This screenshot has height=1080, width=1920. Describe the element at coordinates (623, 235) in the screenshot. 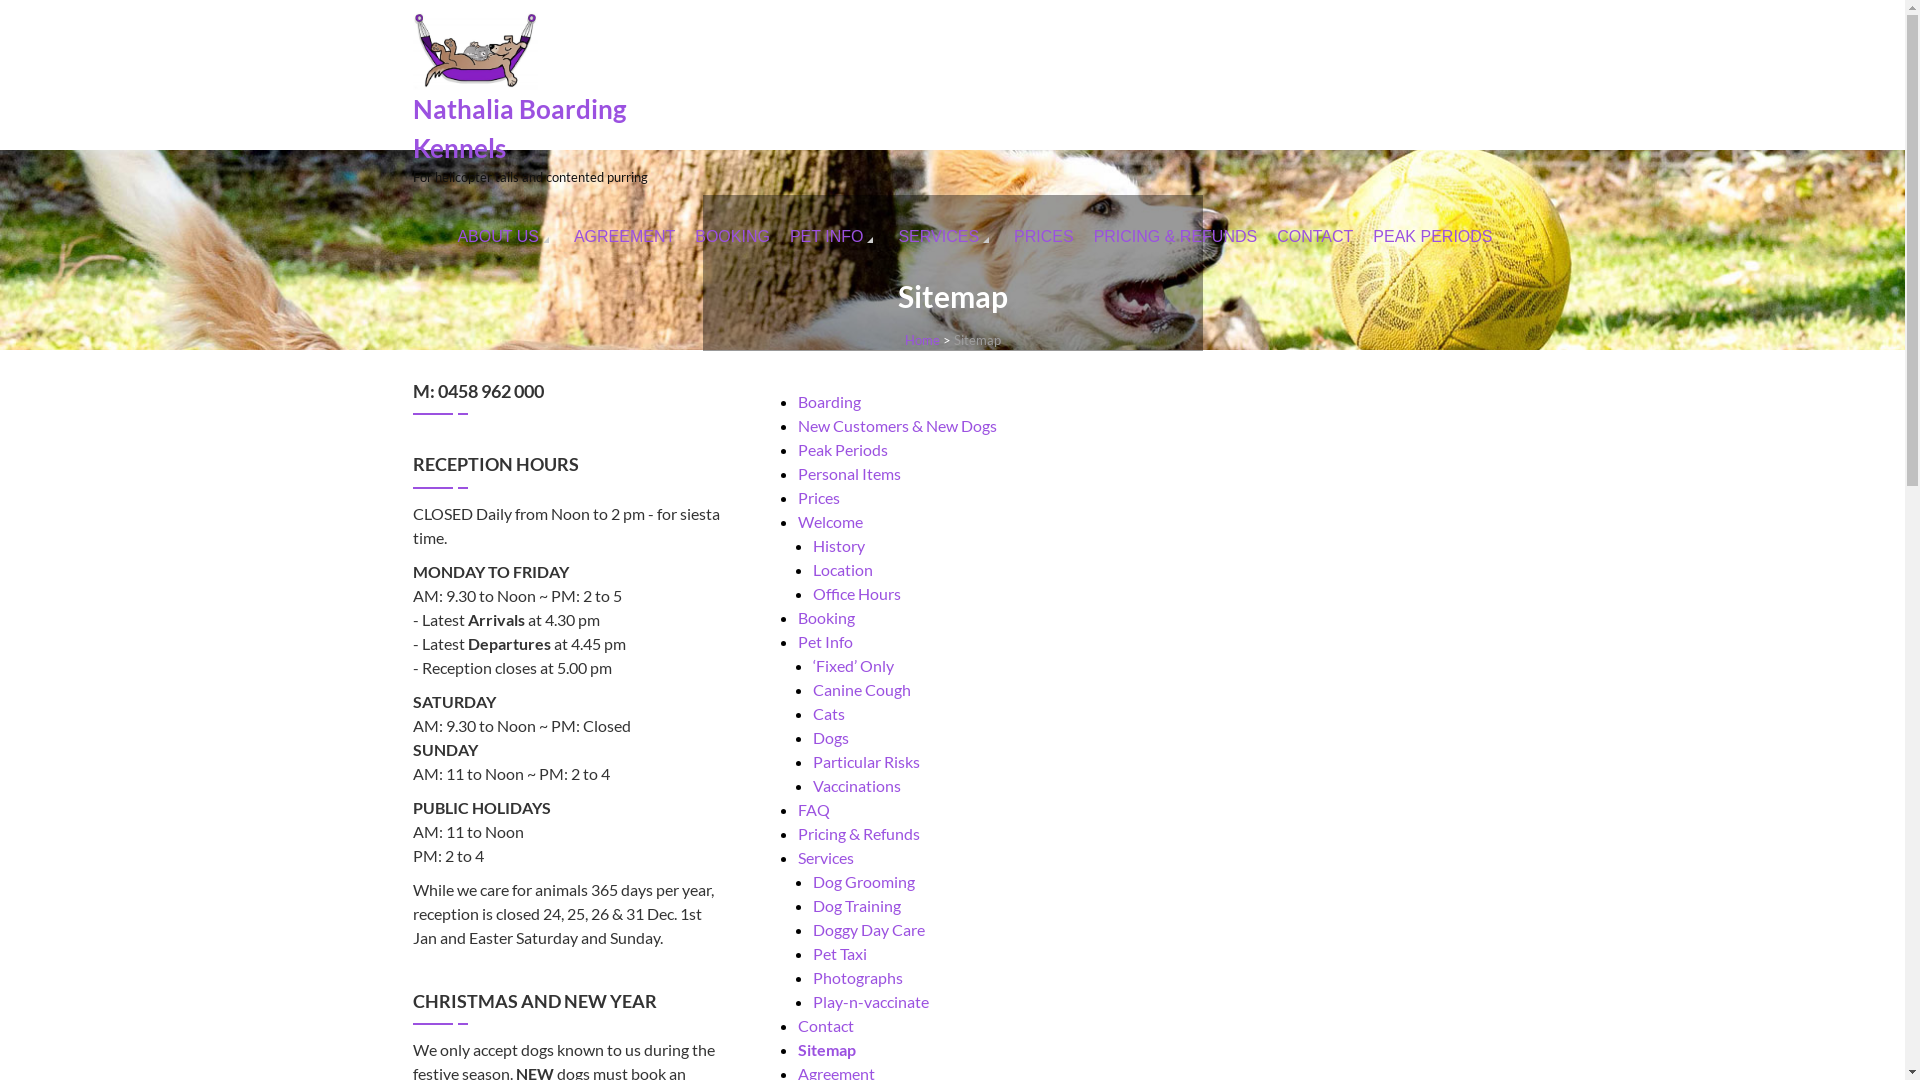

I see `'AGREEMENT'` at that location.